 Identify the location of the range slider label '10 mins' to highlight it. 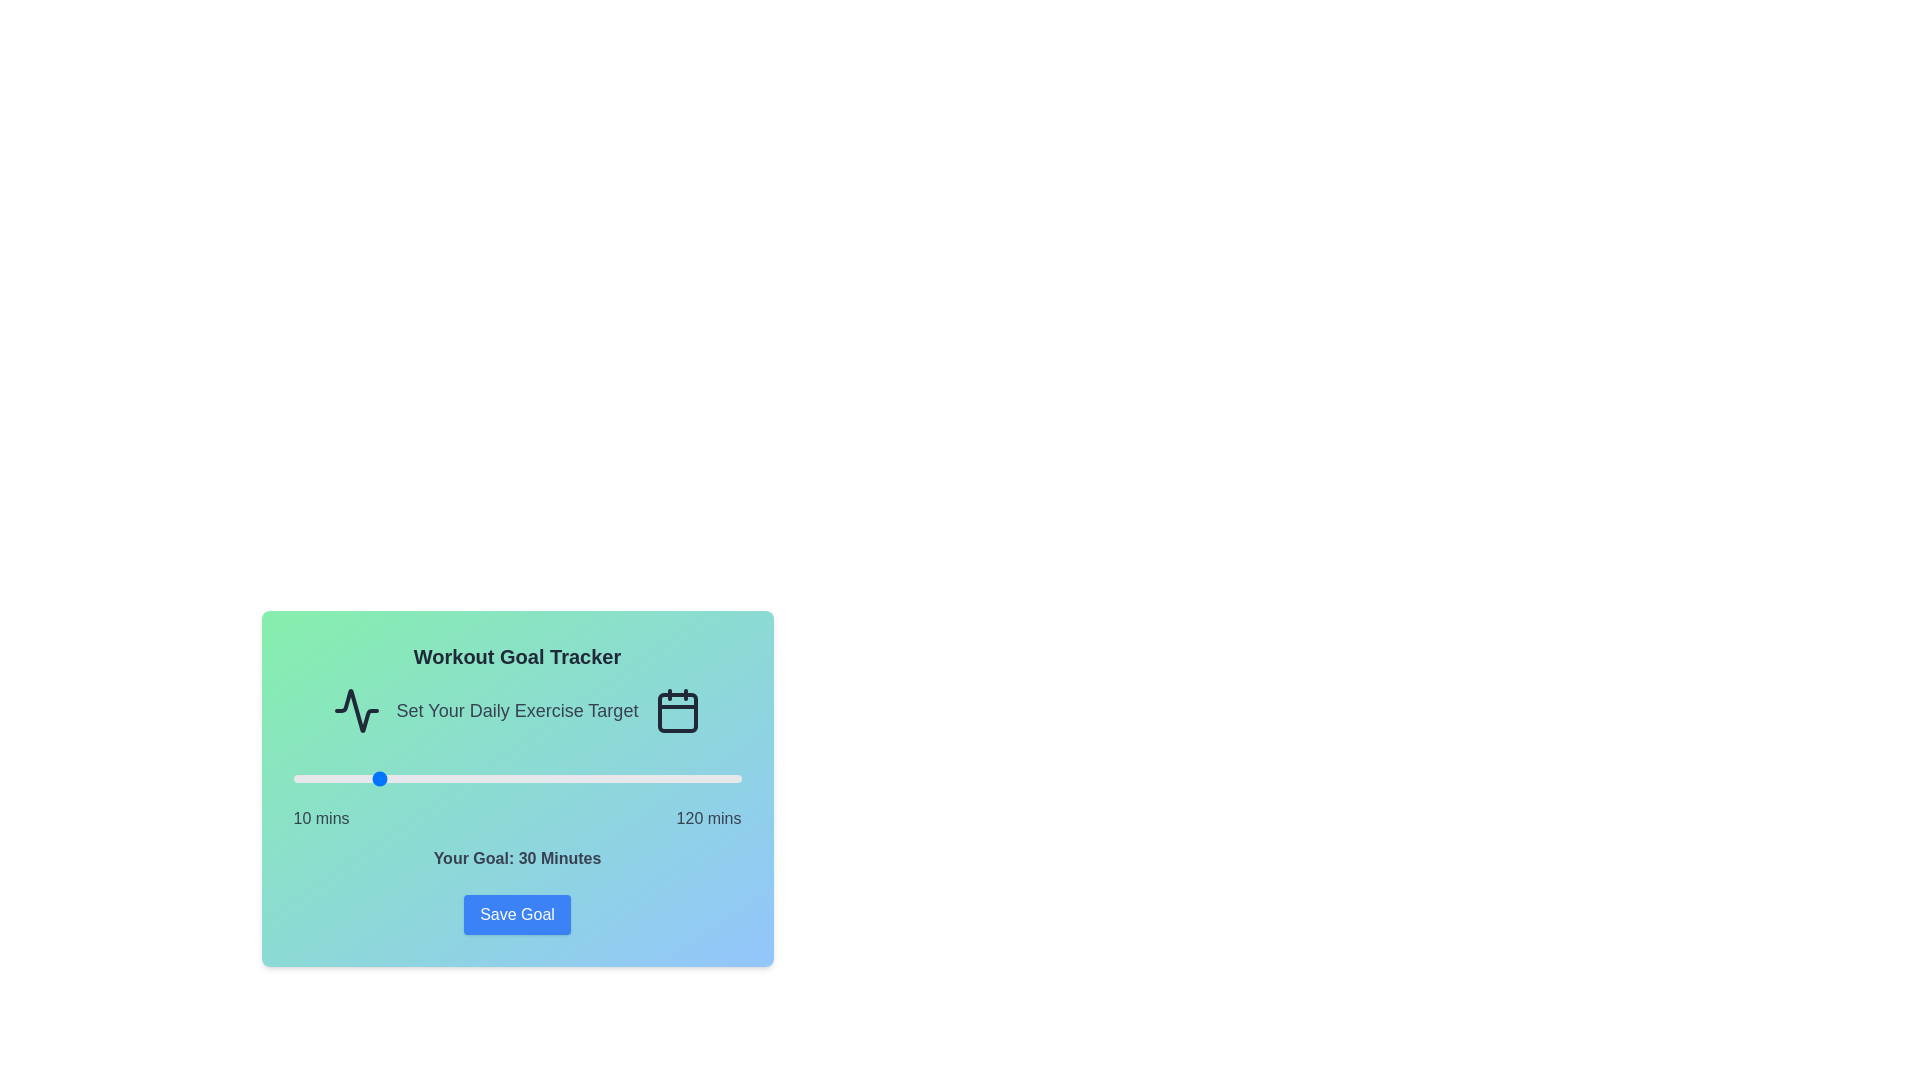
(321, 818).